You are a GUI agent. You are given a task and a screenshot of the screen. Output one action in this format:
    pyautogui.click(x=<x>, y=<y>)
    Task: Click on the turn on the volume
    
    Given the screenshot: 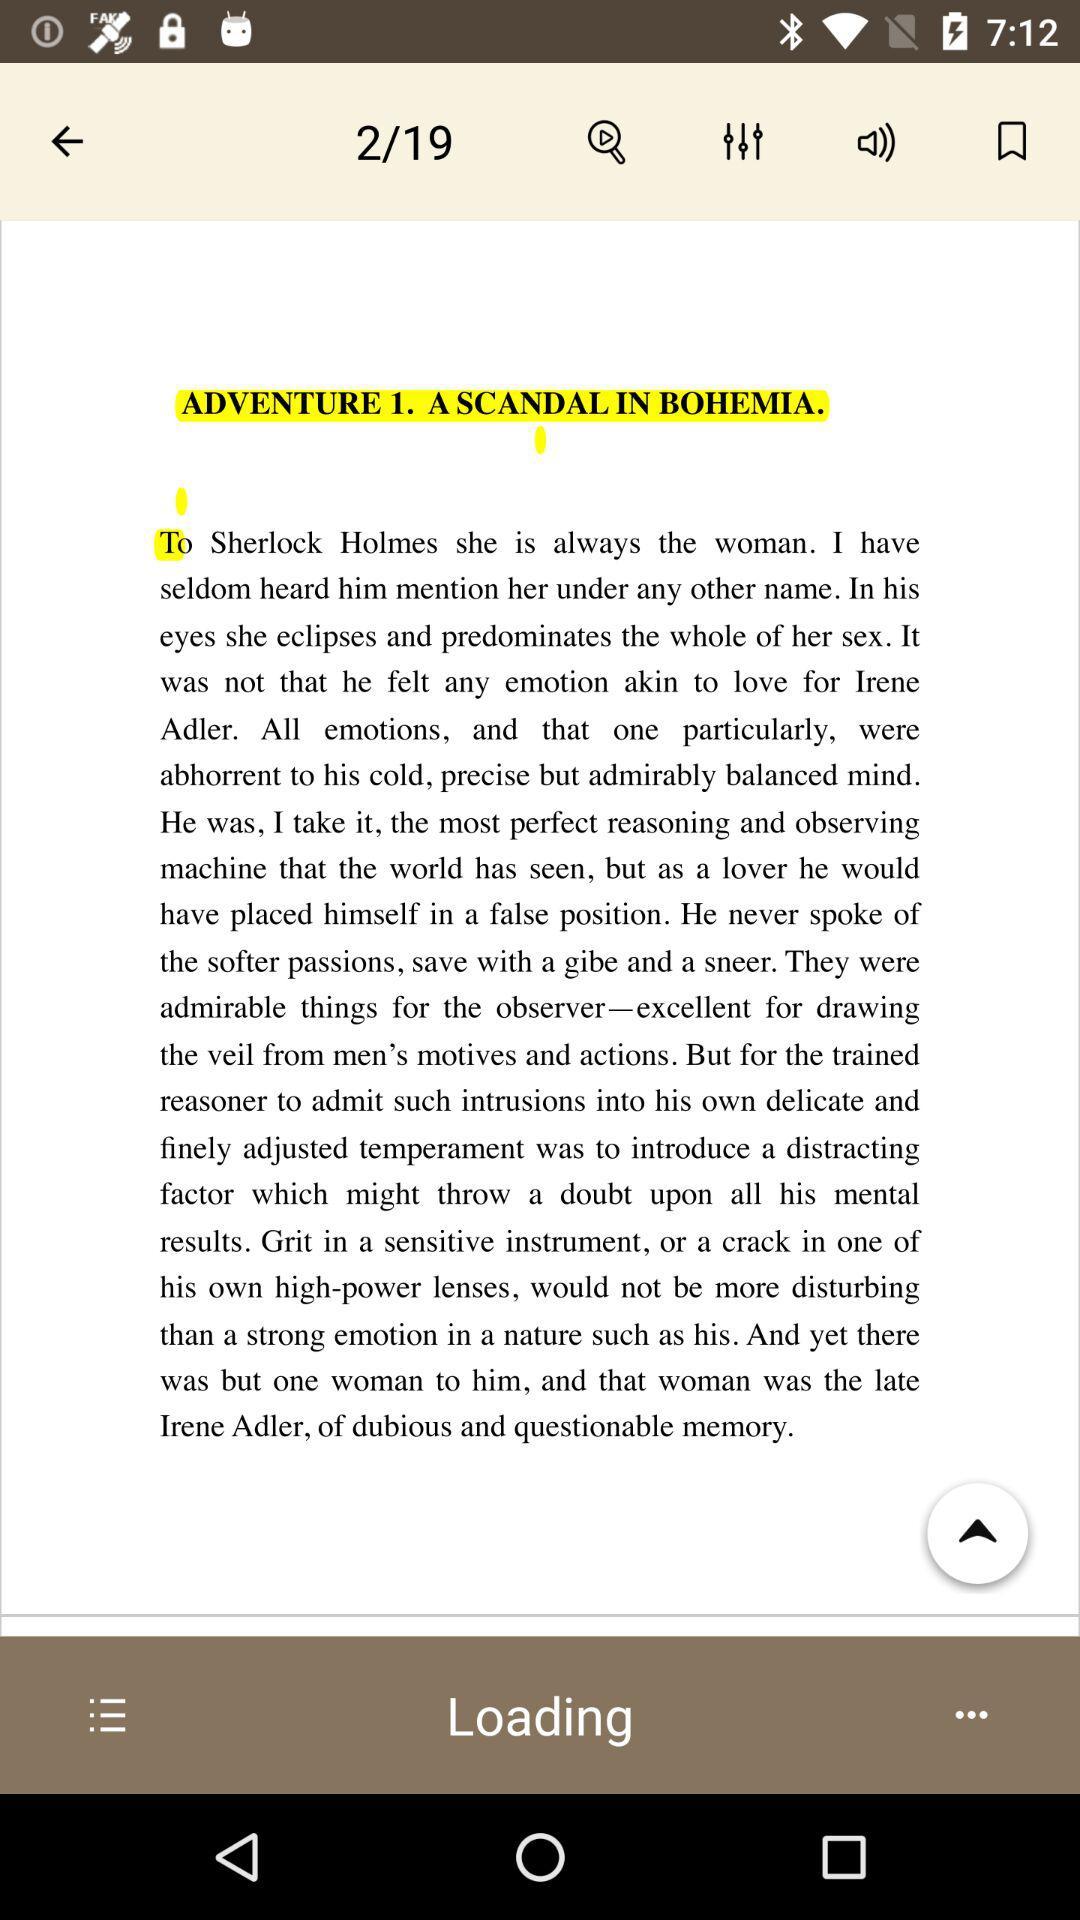 What is the action you would take?
    pyautogui.click(x=876, y=140)
    